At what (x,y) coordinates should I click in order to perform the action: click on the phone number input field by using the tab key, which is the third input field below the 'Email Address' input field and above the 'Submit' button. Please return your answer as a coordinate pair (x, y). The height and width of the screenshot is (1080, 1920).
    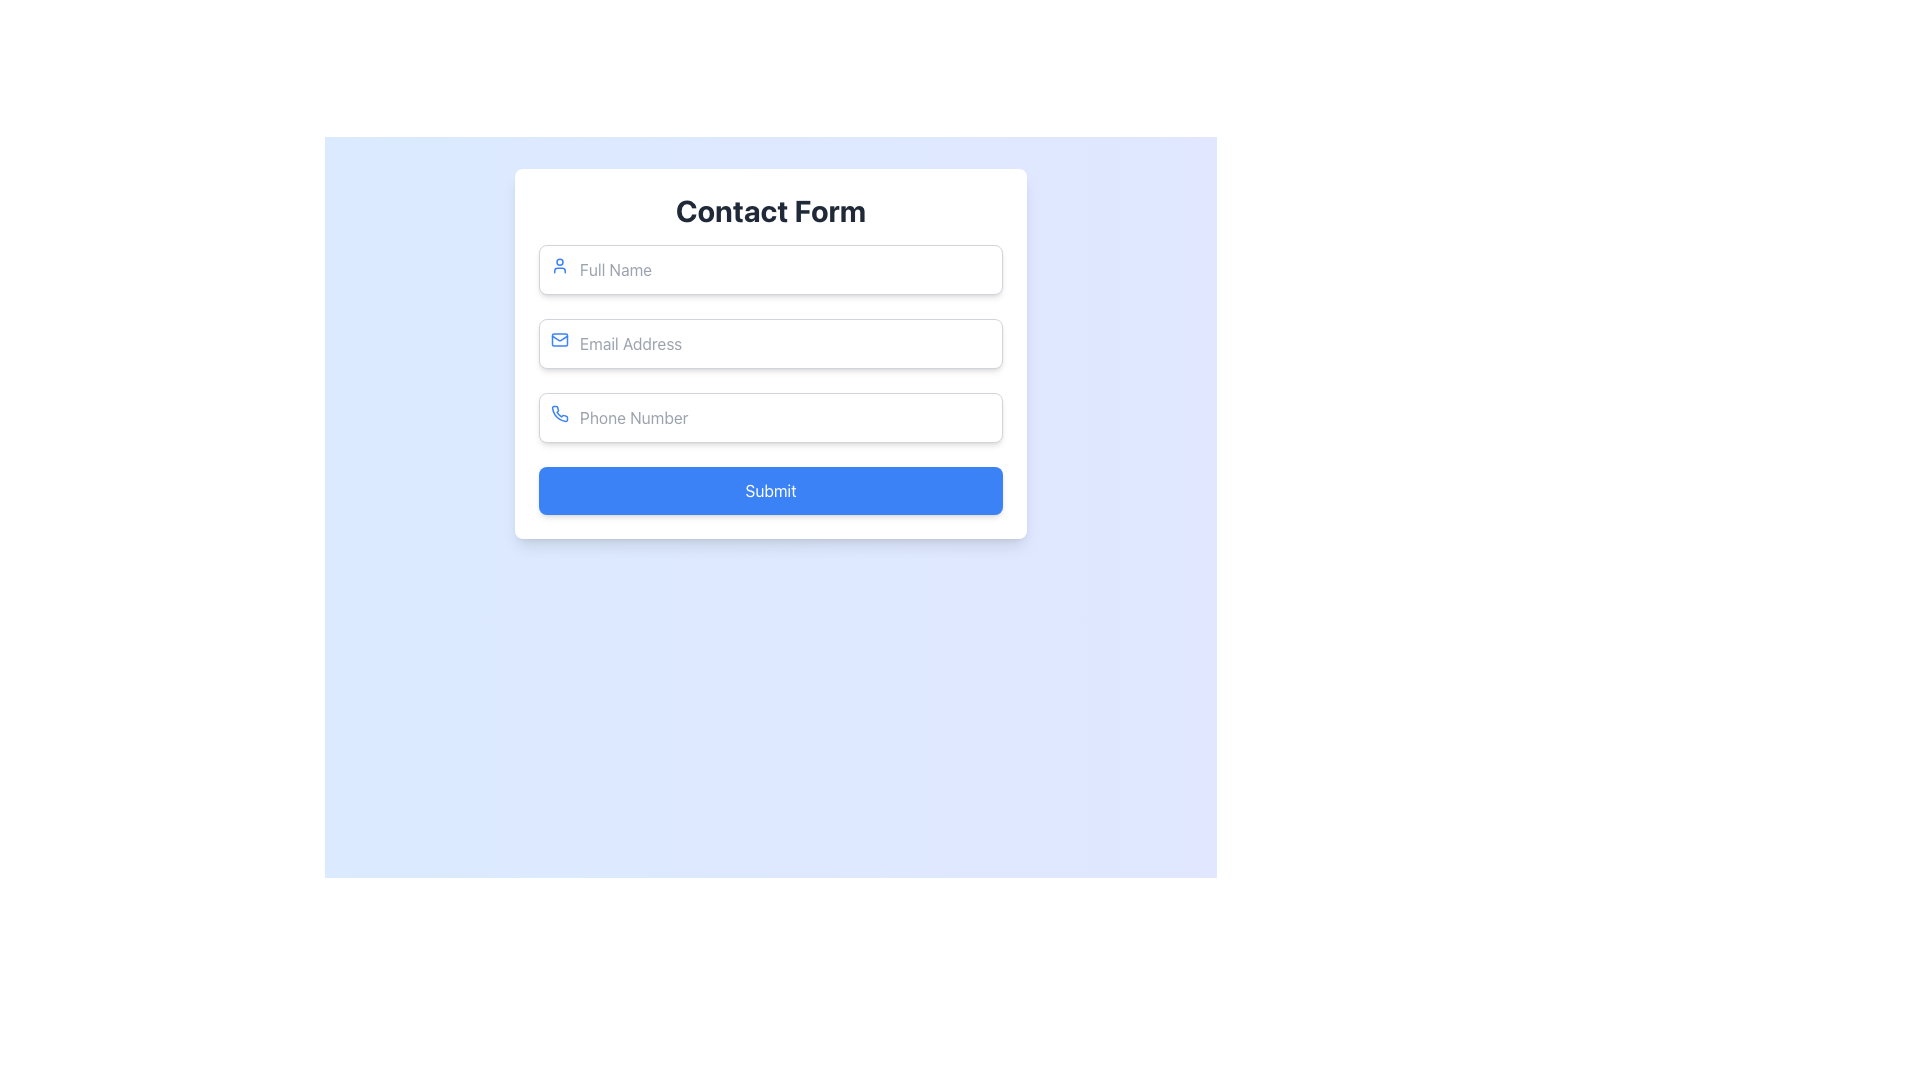
    Looking at the image, I should click on (770, 416).